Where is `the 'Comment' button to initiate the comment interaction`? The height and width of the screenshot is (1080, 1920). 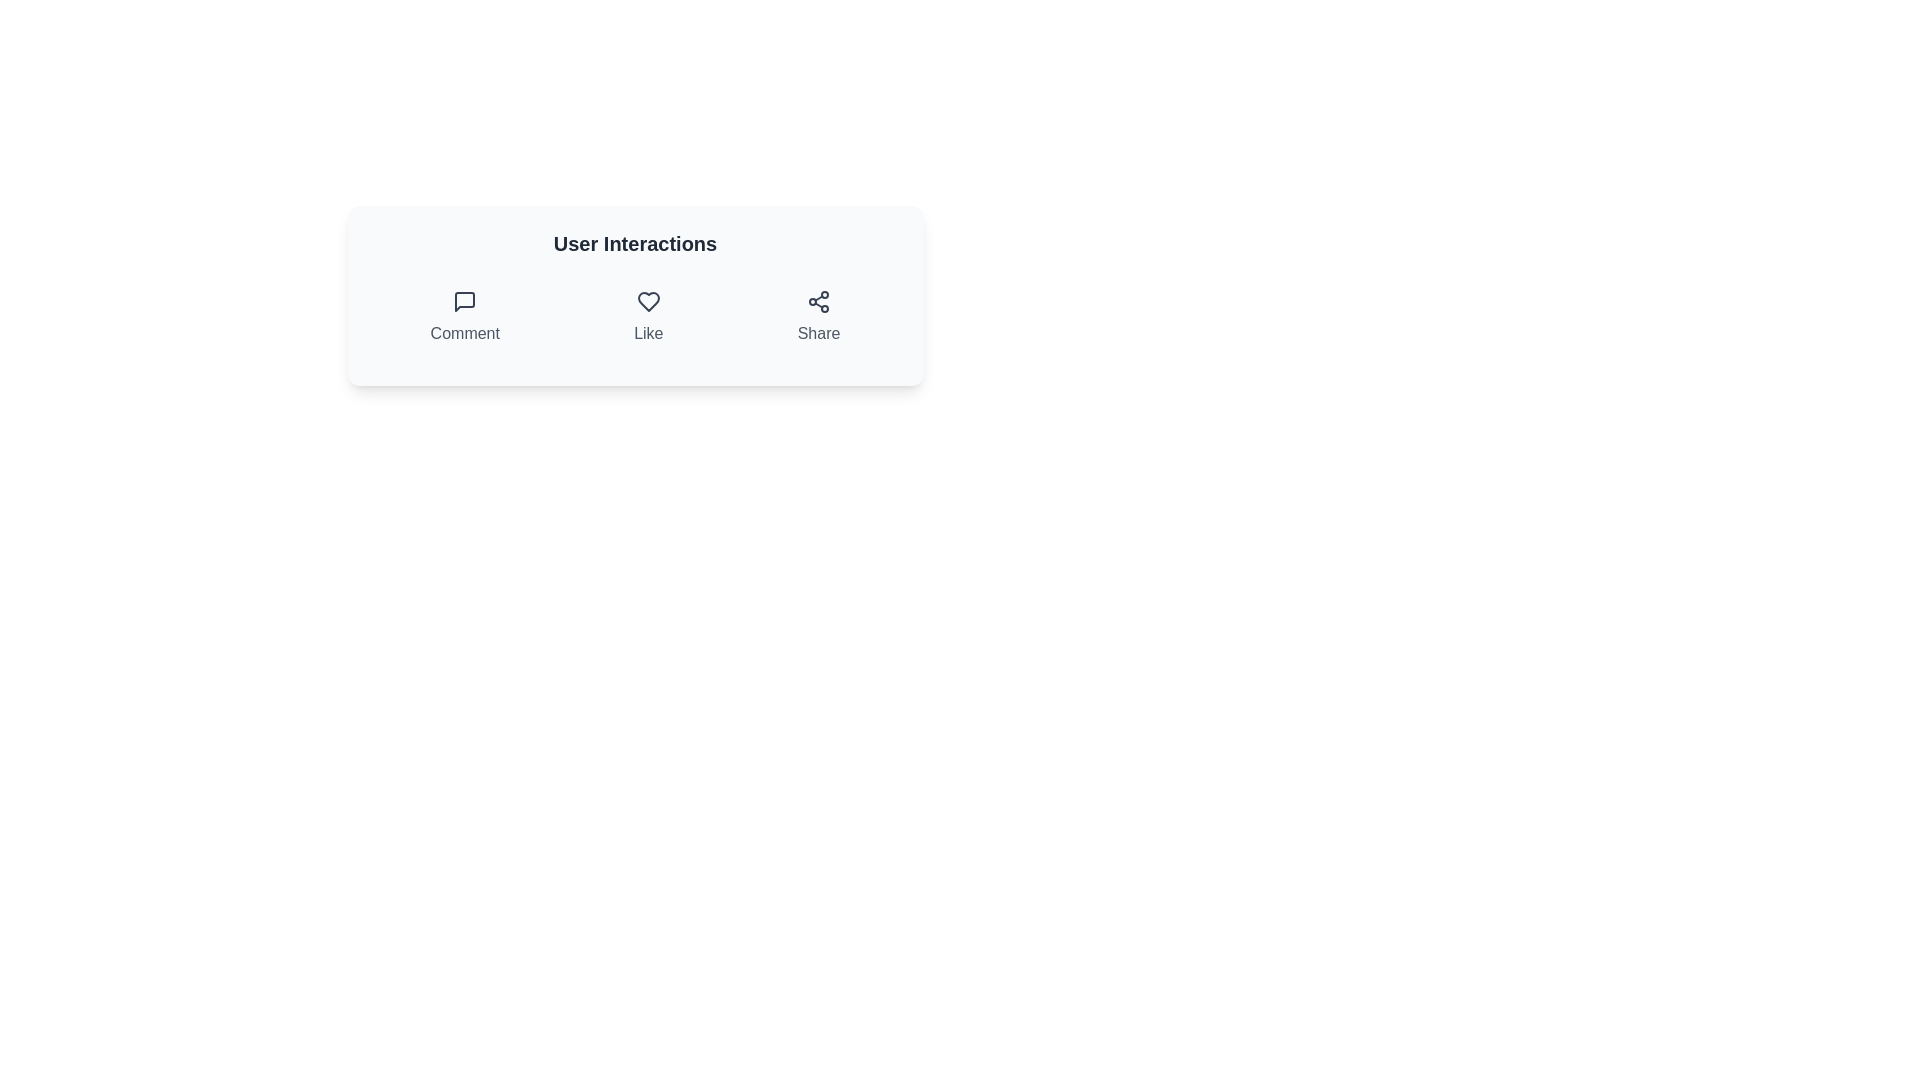 the 'Comment' button to initiate the comment interaction is located at coordinates (464, 316).